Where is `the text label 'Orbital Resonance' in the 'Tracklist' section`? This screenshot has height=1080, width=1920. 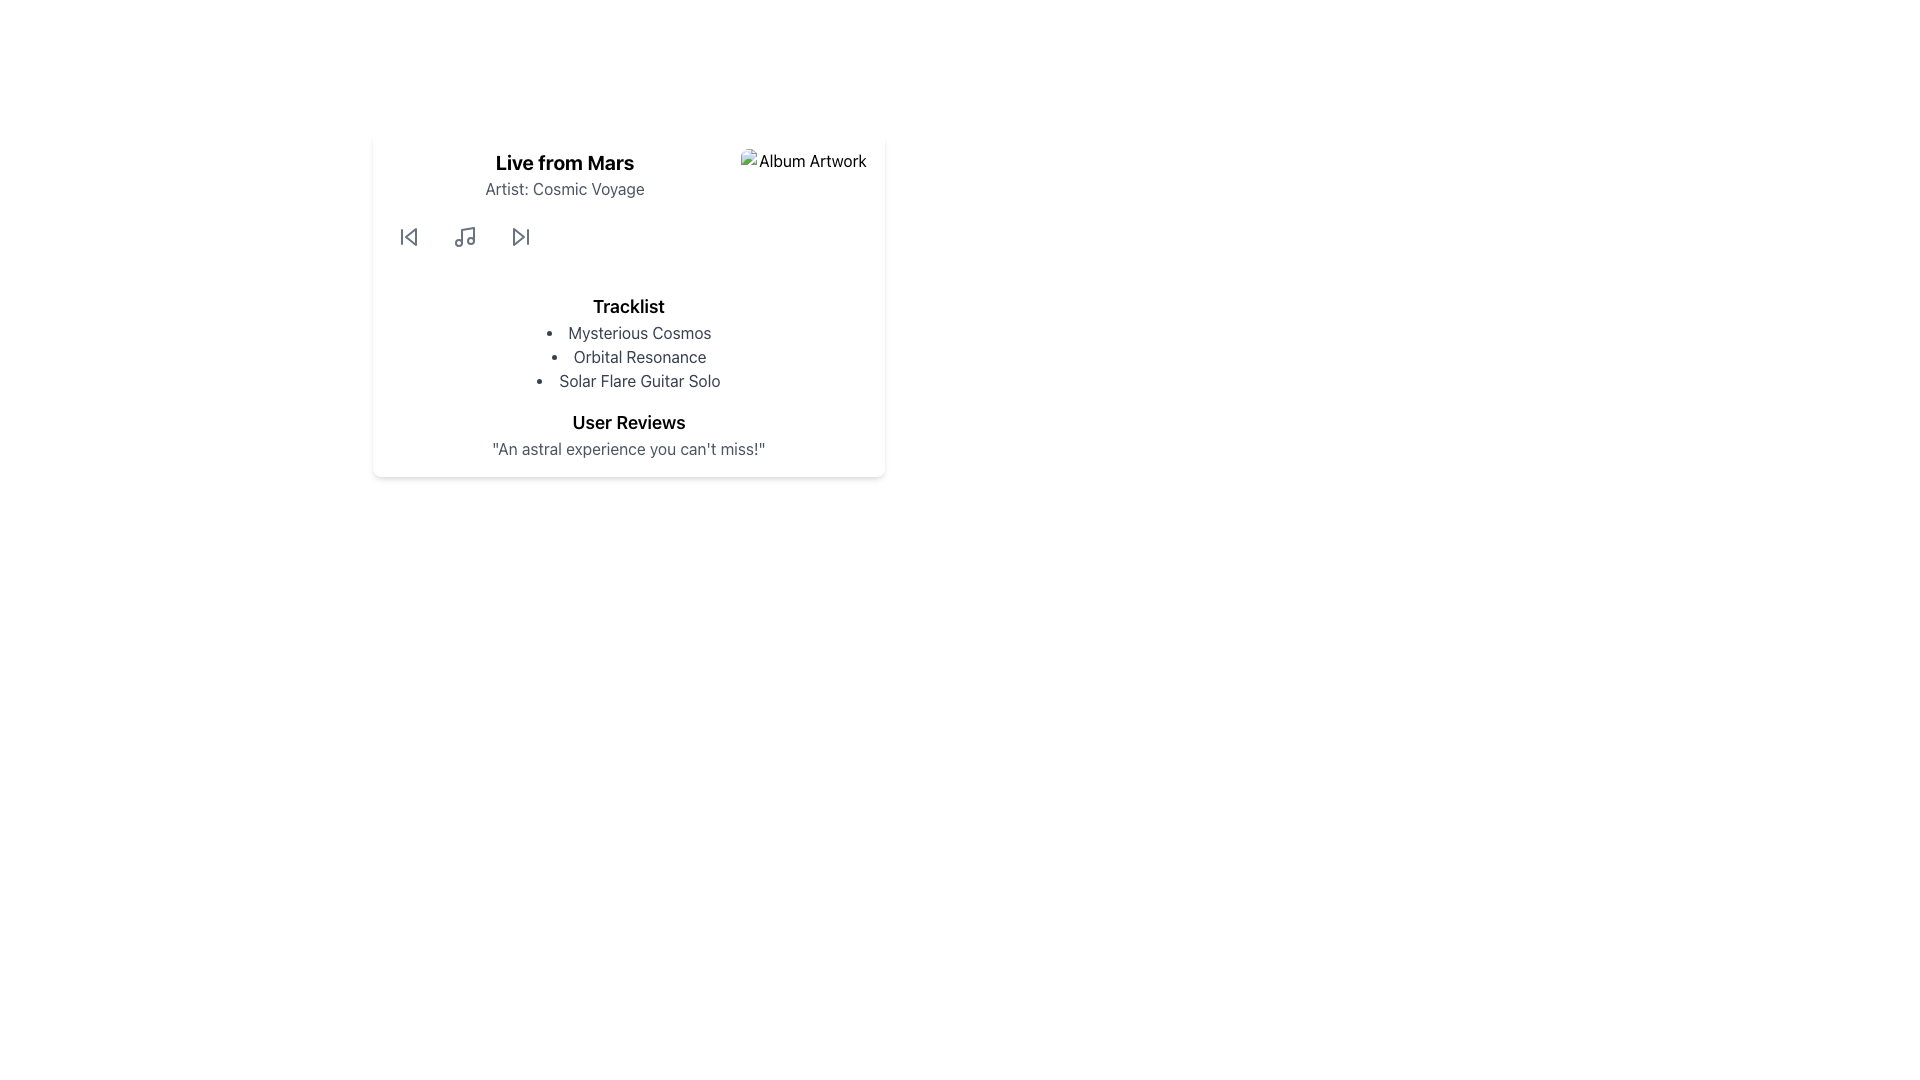 the text label 'Orbital Resonance' in the 'Tracklist' section is located at coordinates (627, 356).